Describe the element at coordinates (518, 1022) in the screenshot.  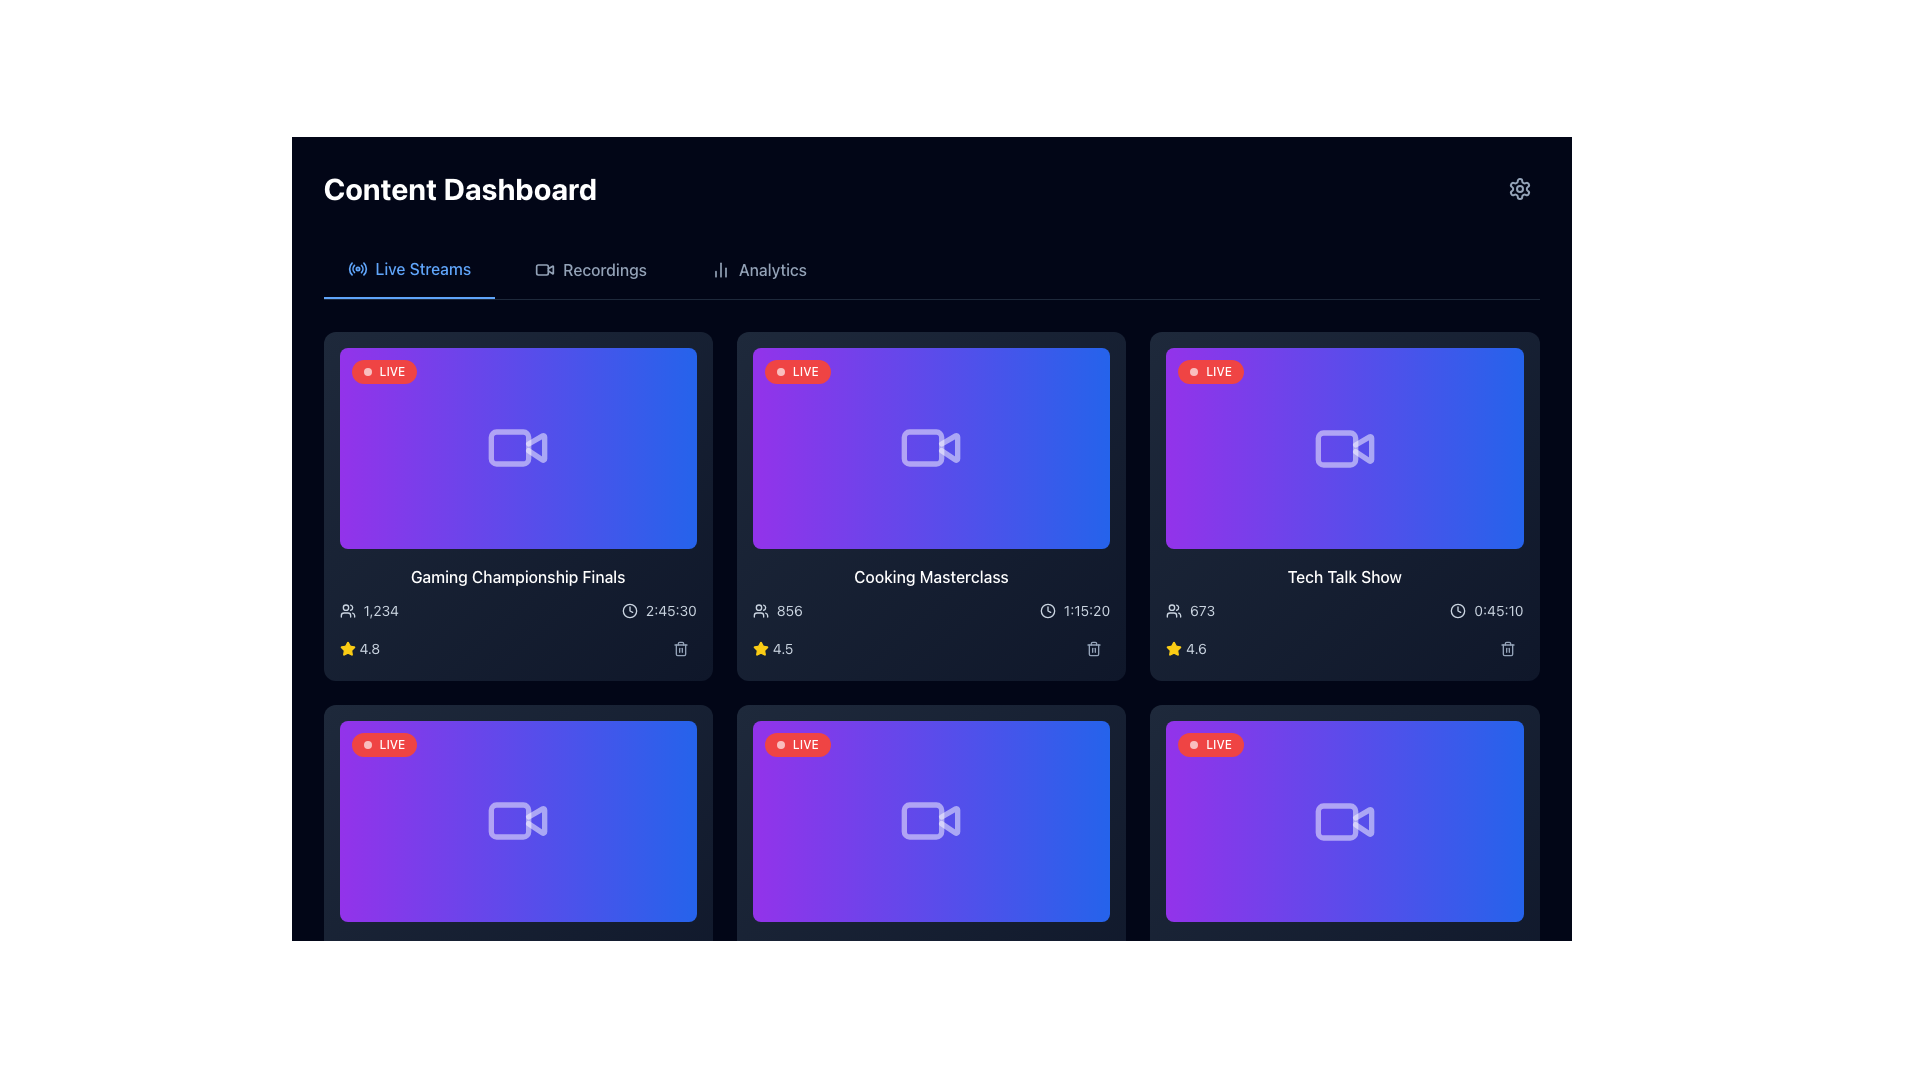
I see `the Rating Indicator located underneath the live stream cards section, which displays the quality or popularity of the item` at that location.